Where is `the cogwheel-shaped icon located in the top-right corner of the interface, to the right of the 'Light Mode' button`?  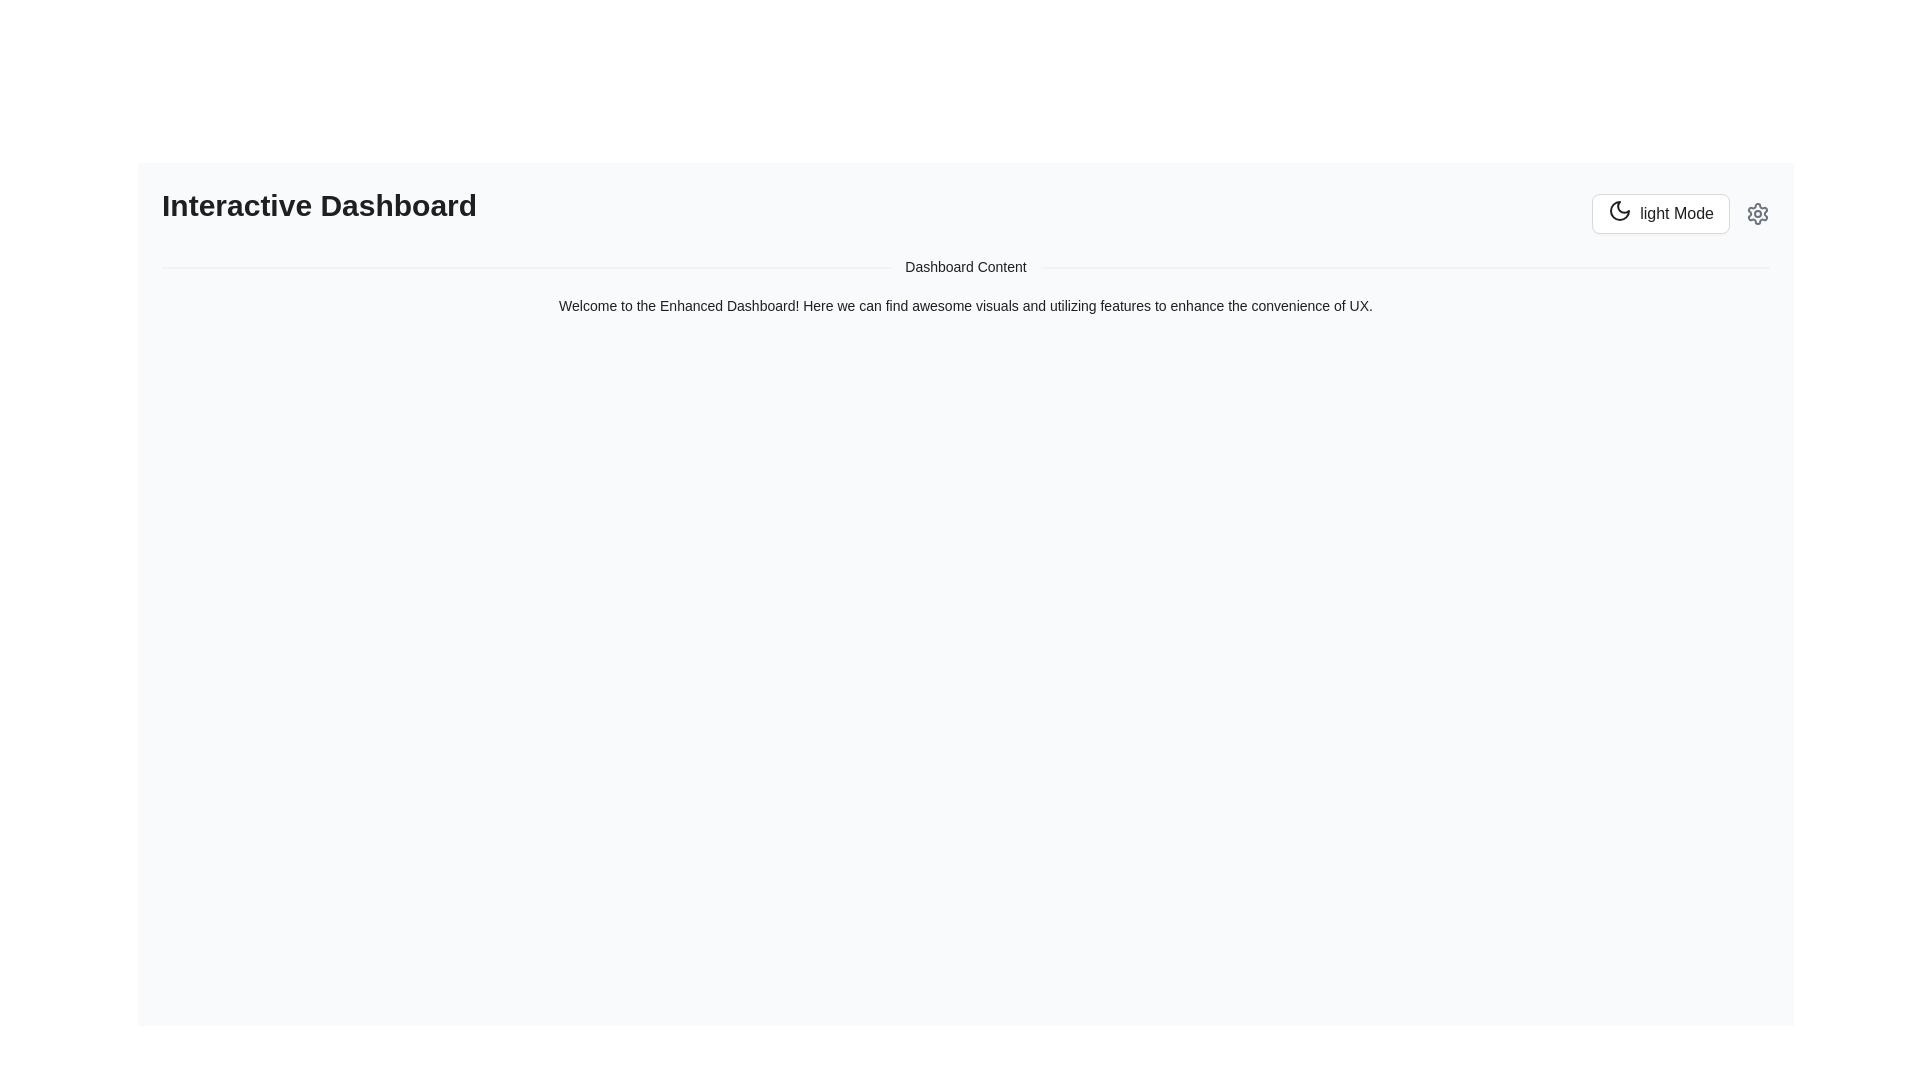
the cogwheel-shaped icon located in the top-right corner of the interface, to the right of the 'Light Mode' button is located at coordinates (1756, 213).